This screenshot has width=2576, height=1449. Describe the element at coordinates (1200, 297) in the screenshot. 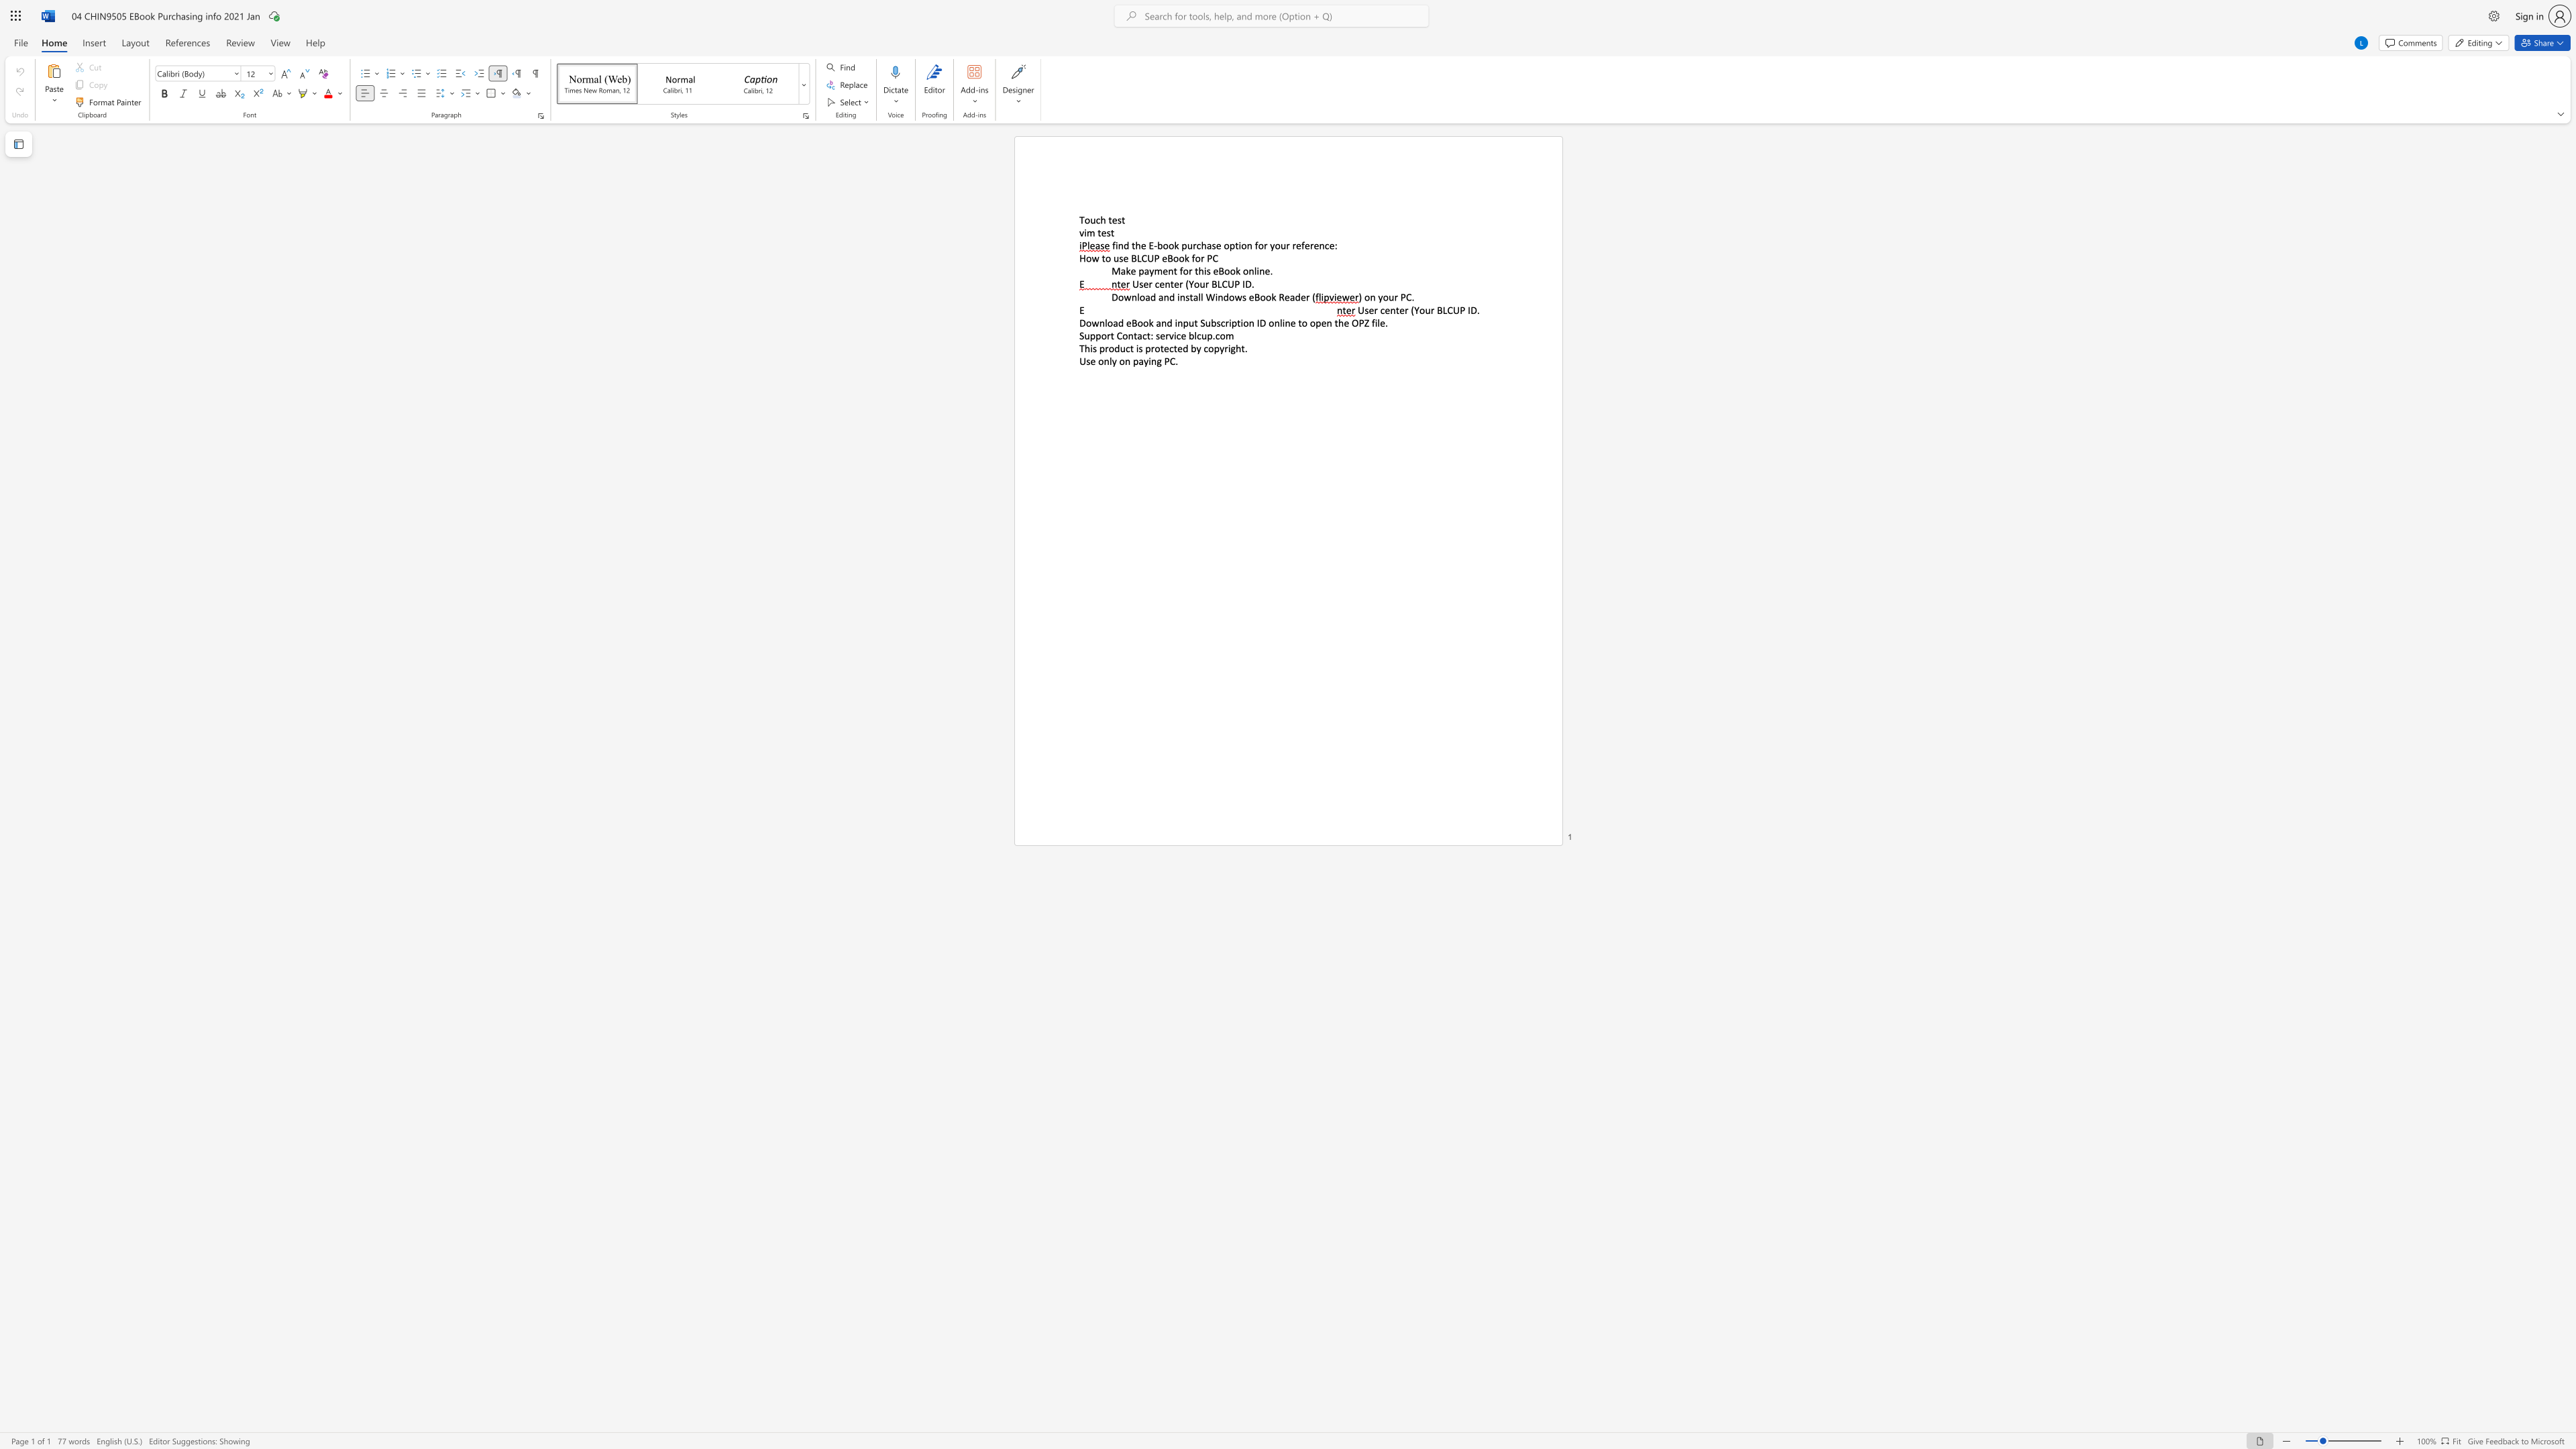

I see `the subset text "l Windows eBook Rea" within the text "Download and install Windows eBook Reader ("` at that location.